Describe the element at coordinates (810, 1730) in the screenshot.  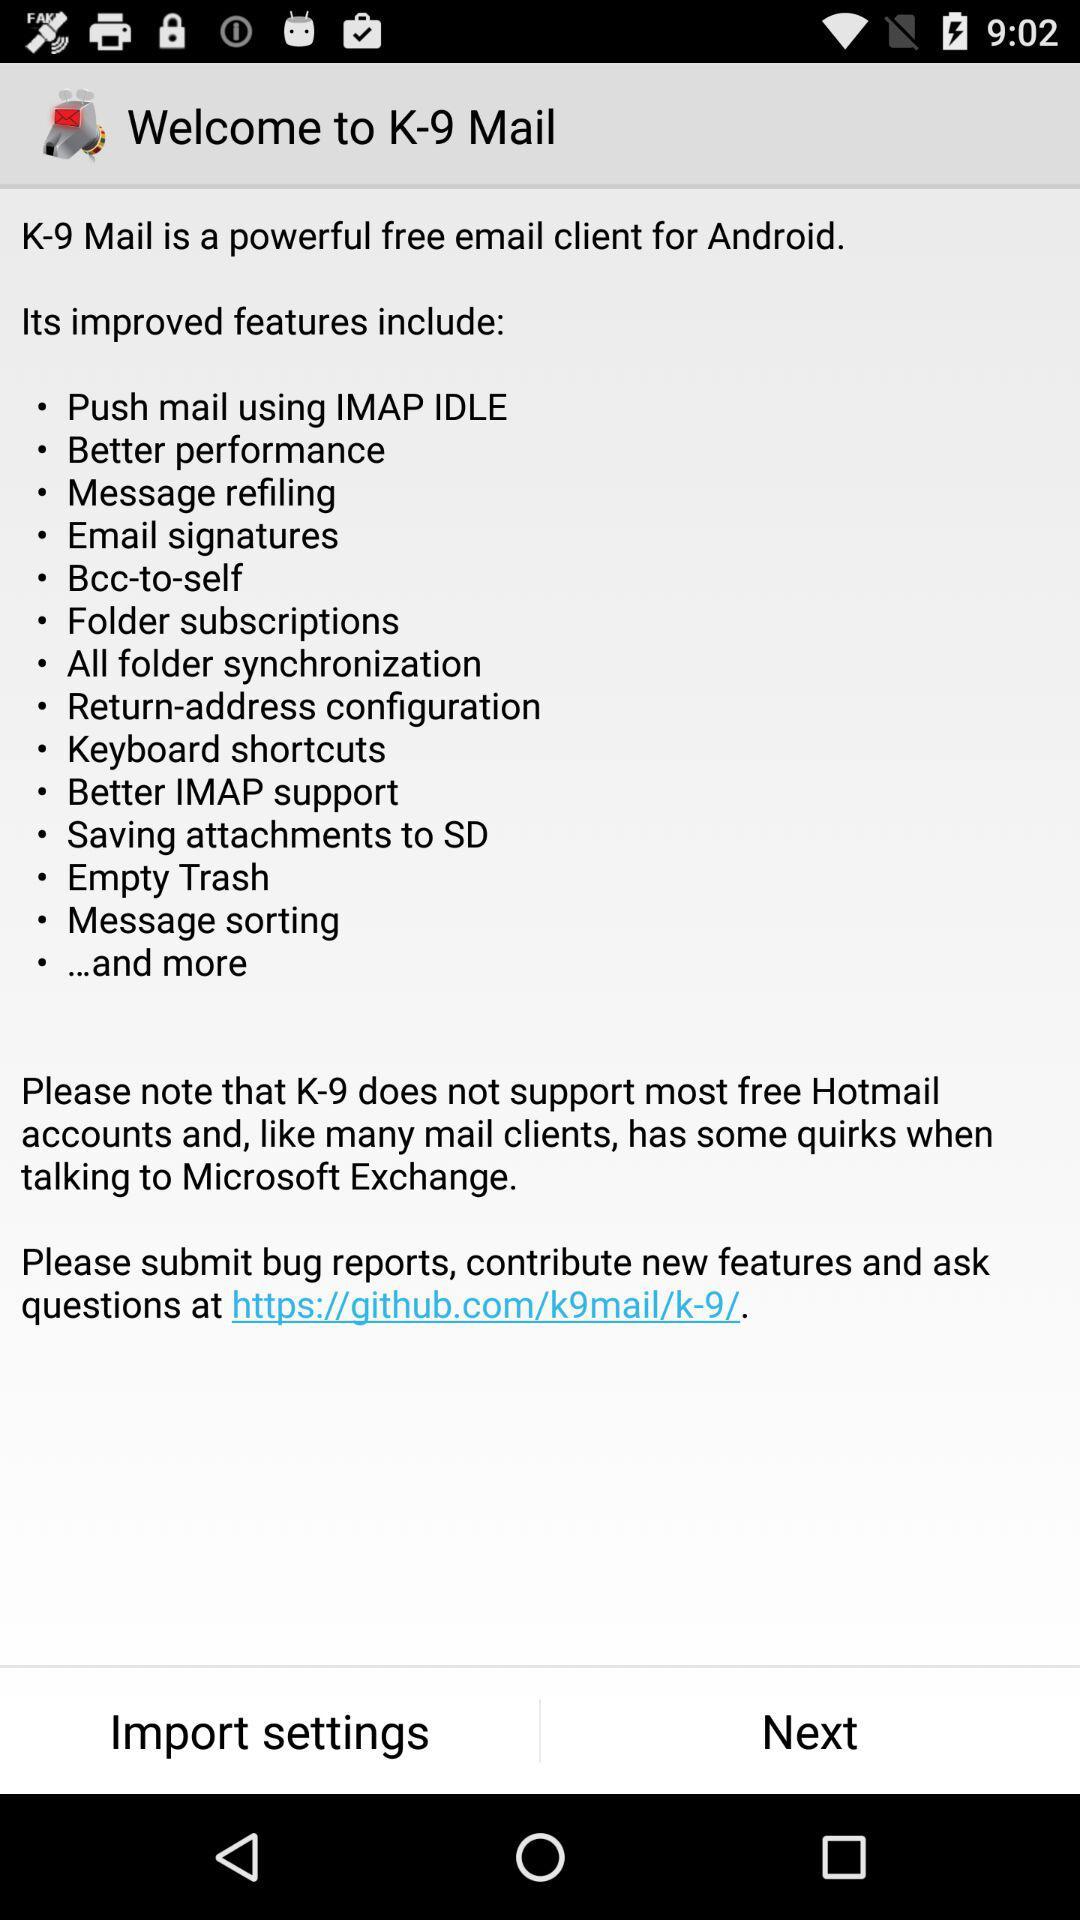
I see `the icon to the right of the import settings button` at that location.